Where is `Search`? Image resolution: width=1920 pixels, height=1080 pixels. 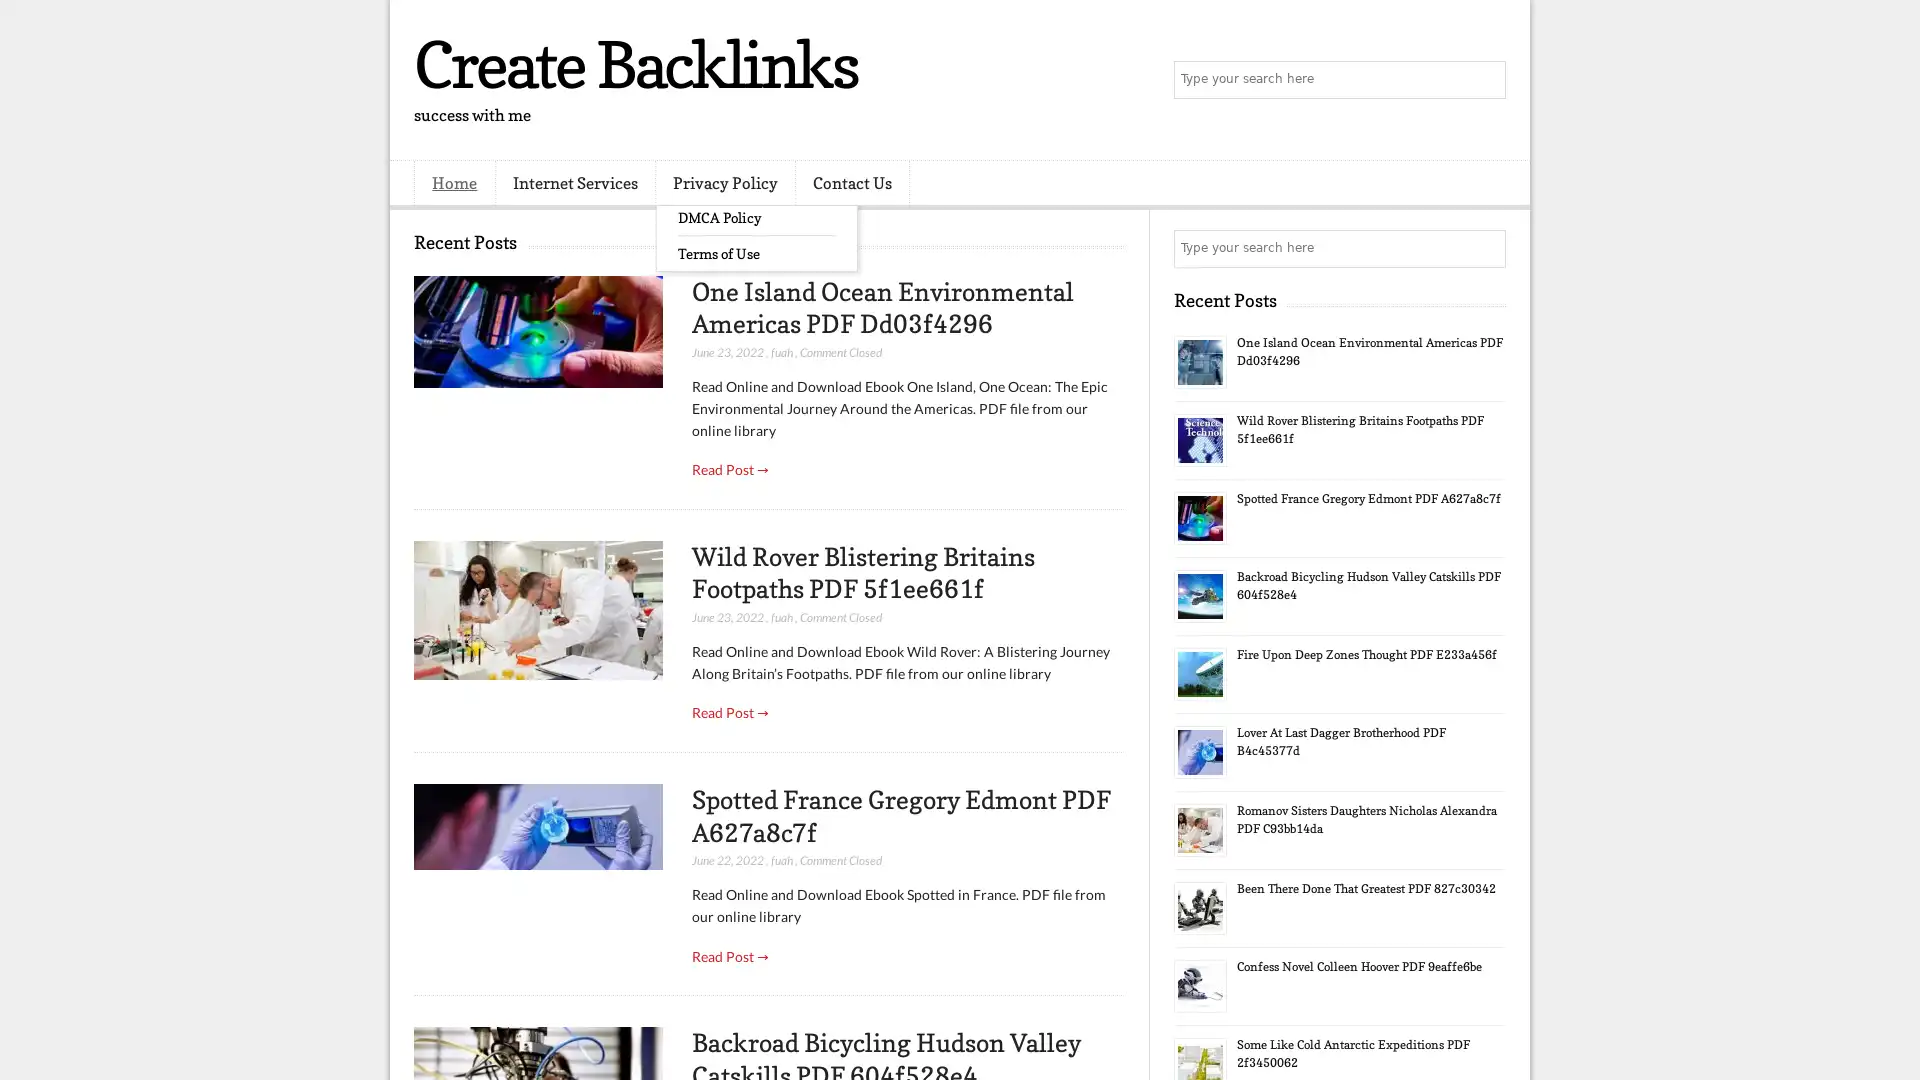 Search is located at coordinates (1485, 80).